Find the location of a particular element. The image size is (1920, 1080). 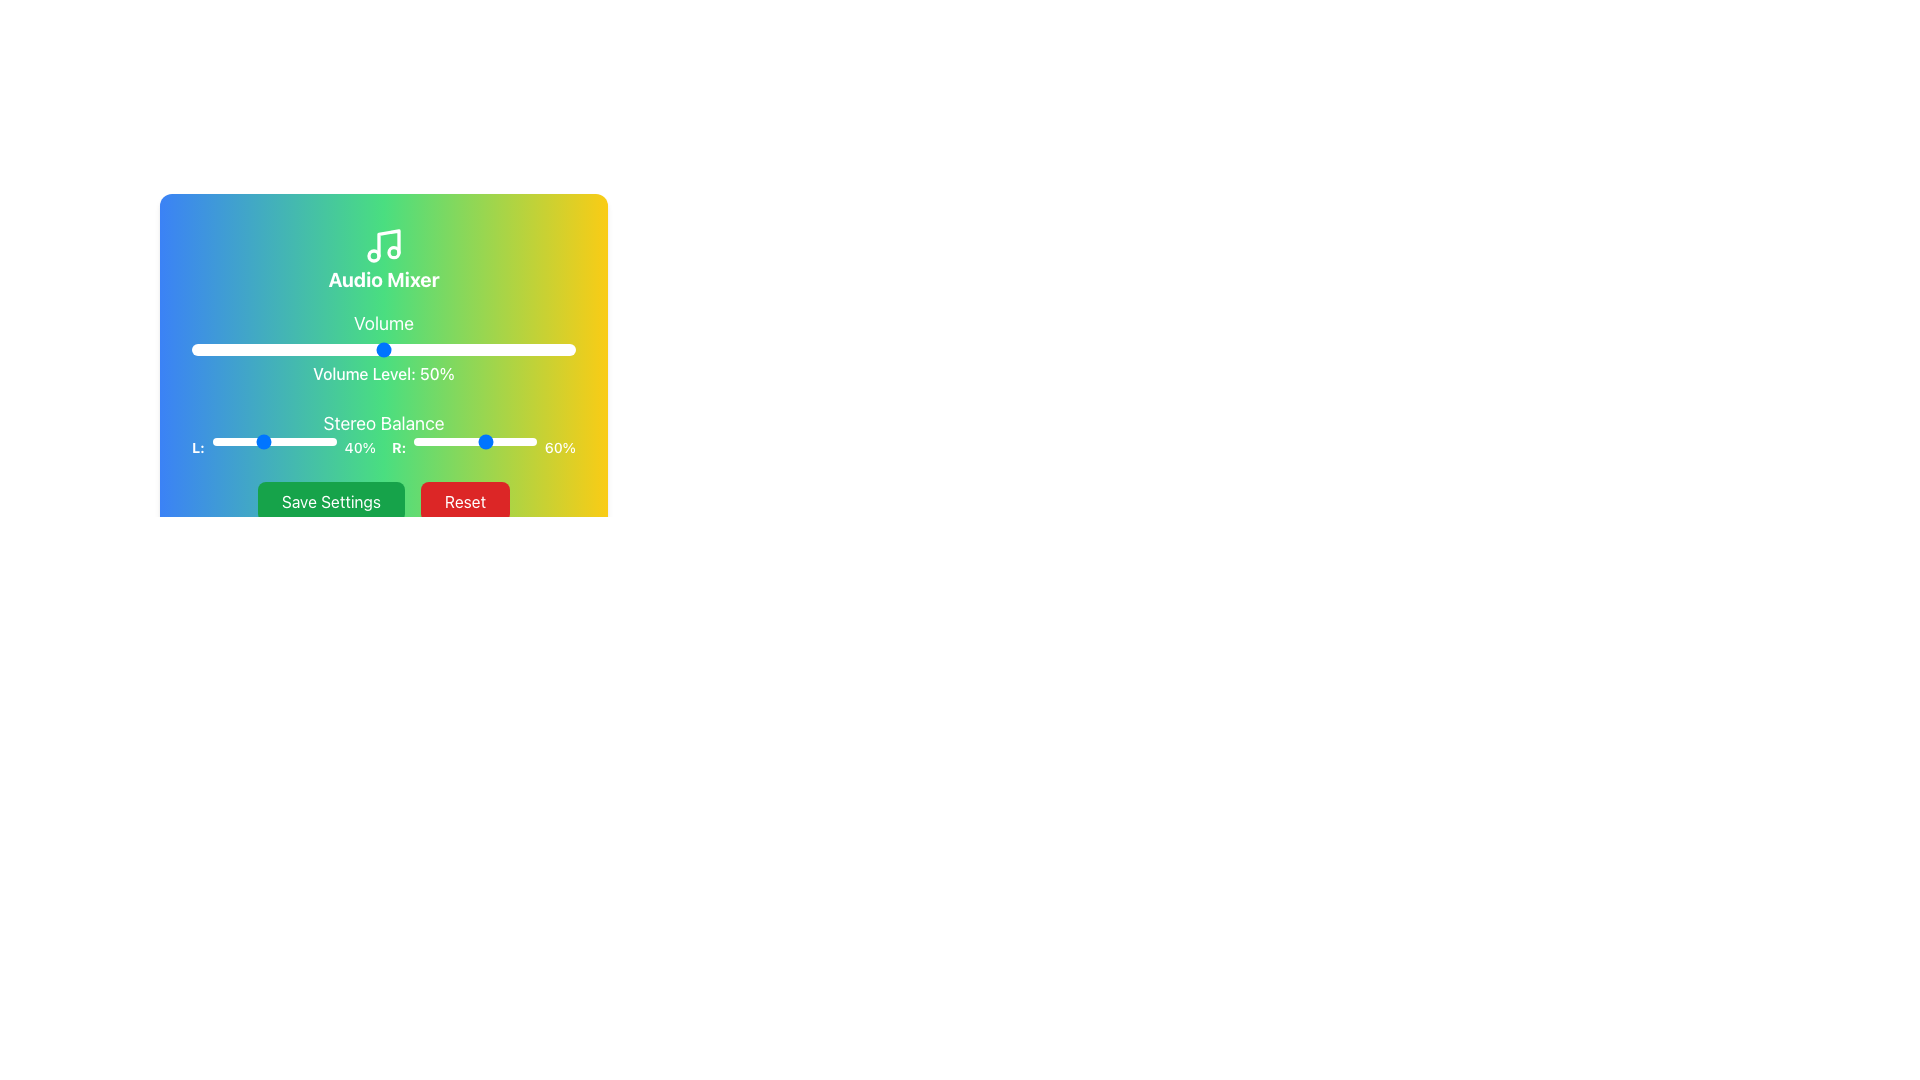

the volume is located at coordinates (271, 349).